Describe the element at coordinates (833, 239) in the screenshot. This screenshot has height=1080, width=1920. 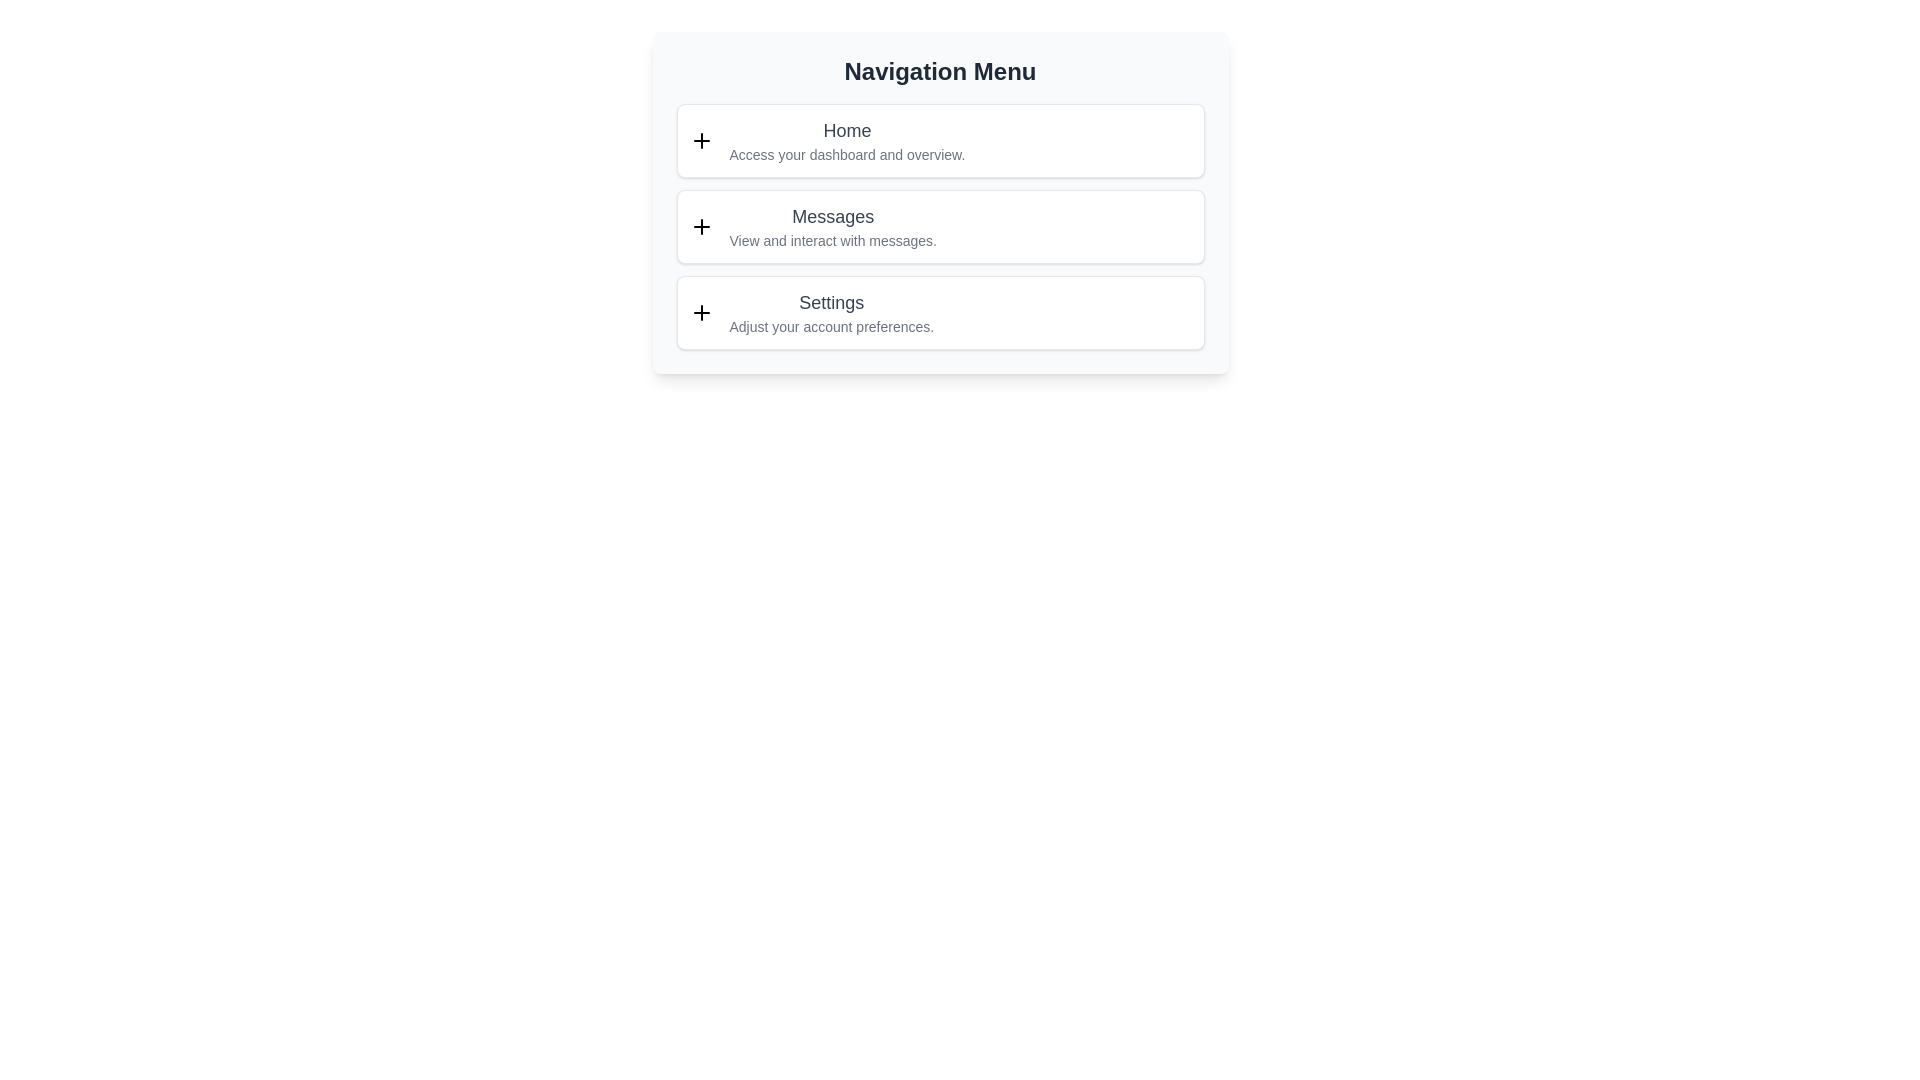
I see `the static text label that reads 'View and interact with messages.' which is located beneath the 'Messages' text in the navigation menu` at that location.